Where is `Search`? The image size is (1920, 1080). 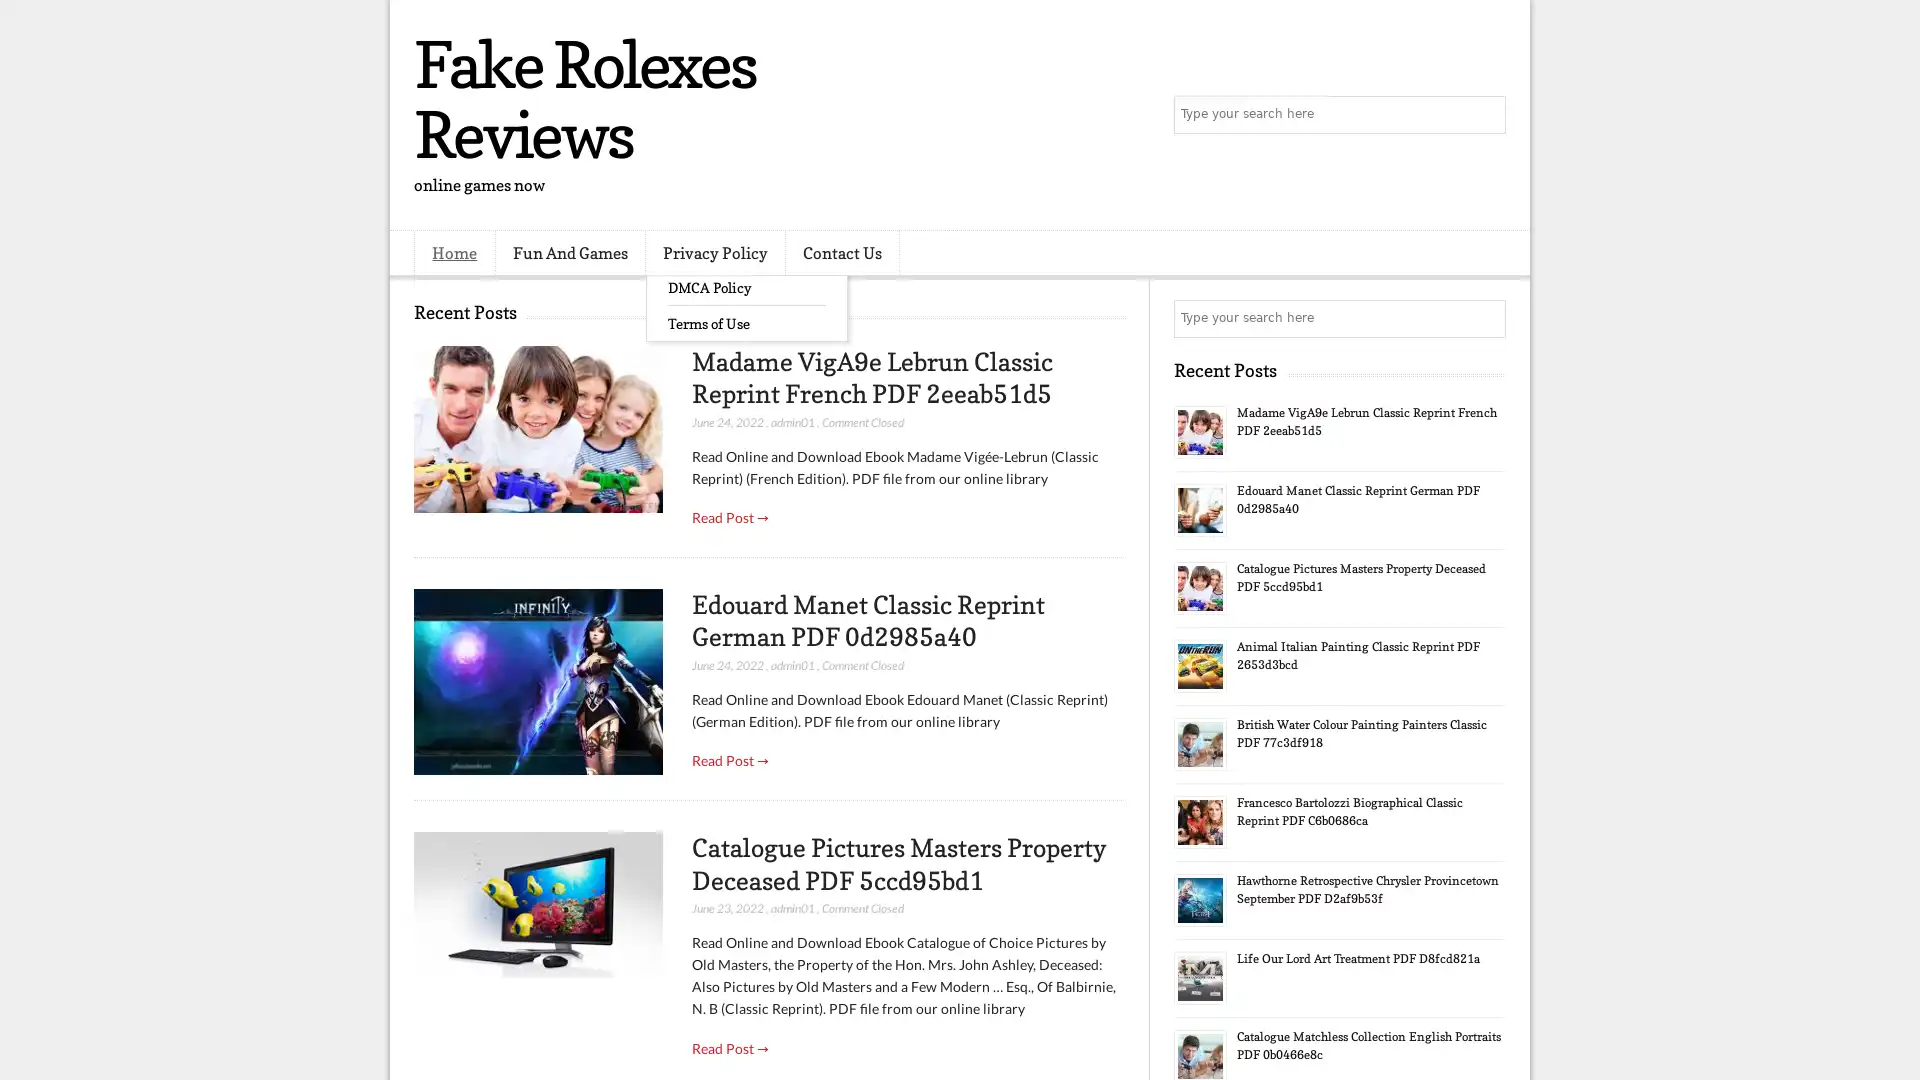 Search is located at coordinates (1485, 115).